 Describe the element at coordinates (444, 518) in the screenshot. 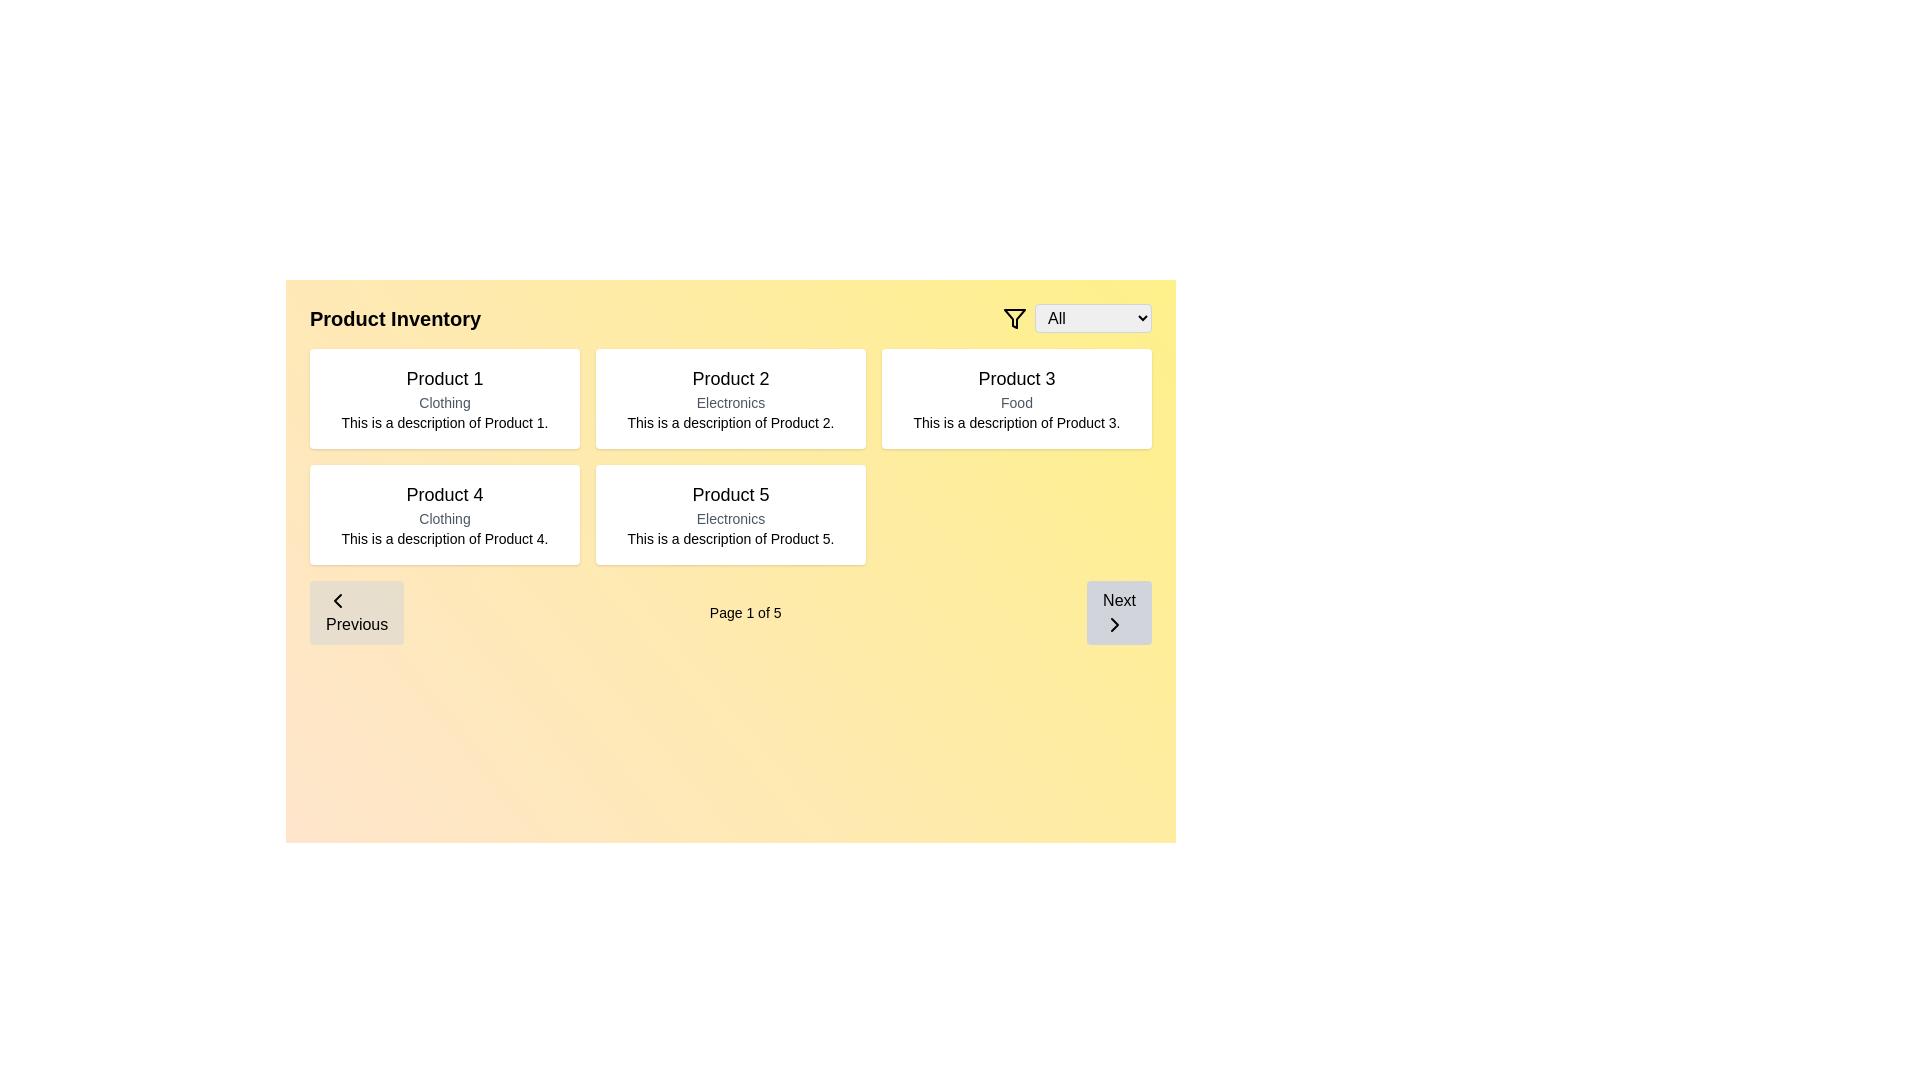

I see `text displayed in the 'Clothing' label, which is in a small, light gray font located beneath the title 'Product 4' and above the description text within the bordered card` at that location.